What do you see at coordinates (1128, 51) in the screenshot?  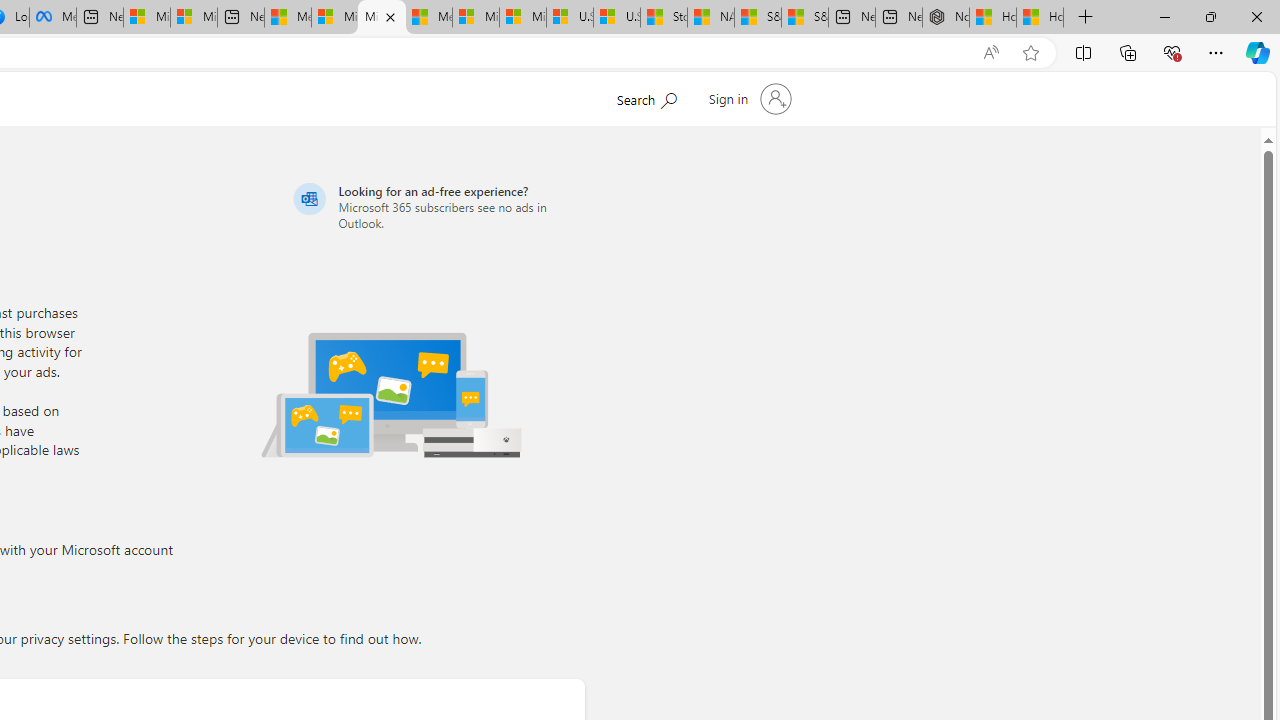 I see `'Collections'` at bounding box center [1128, 51].